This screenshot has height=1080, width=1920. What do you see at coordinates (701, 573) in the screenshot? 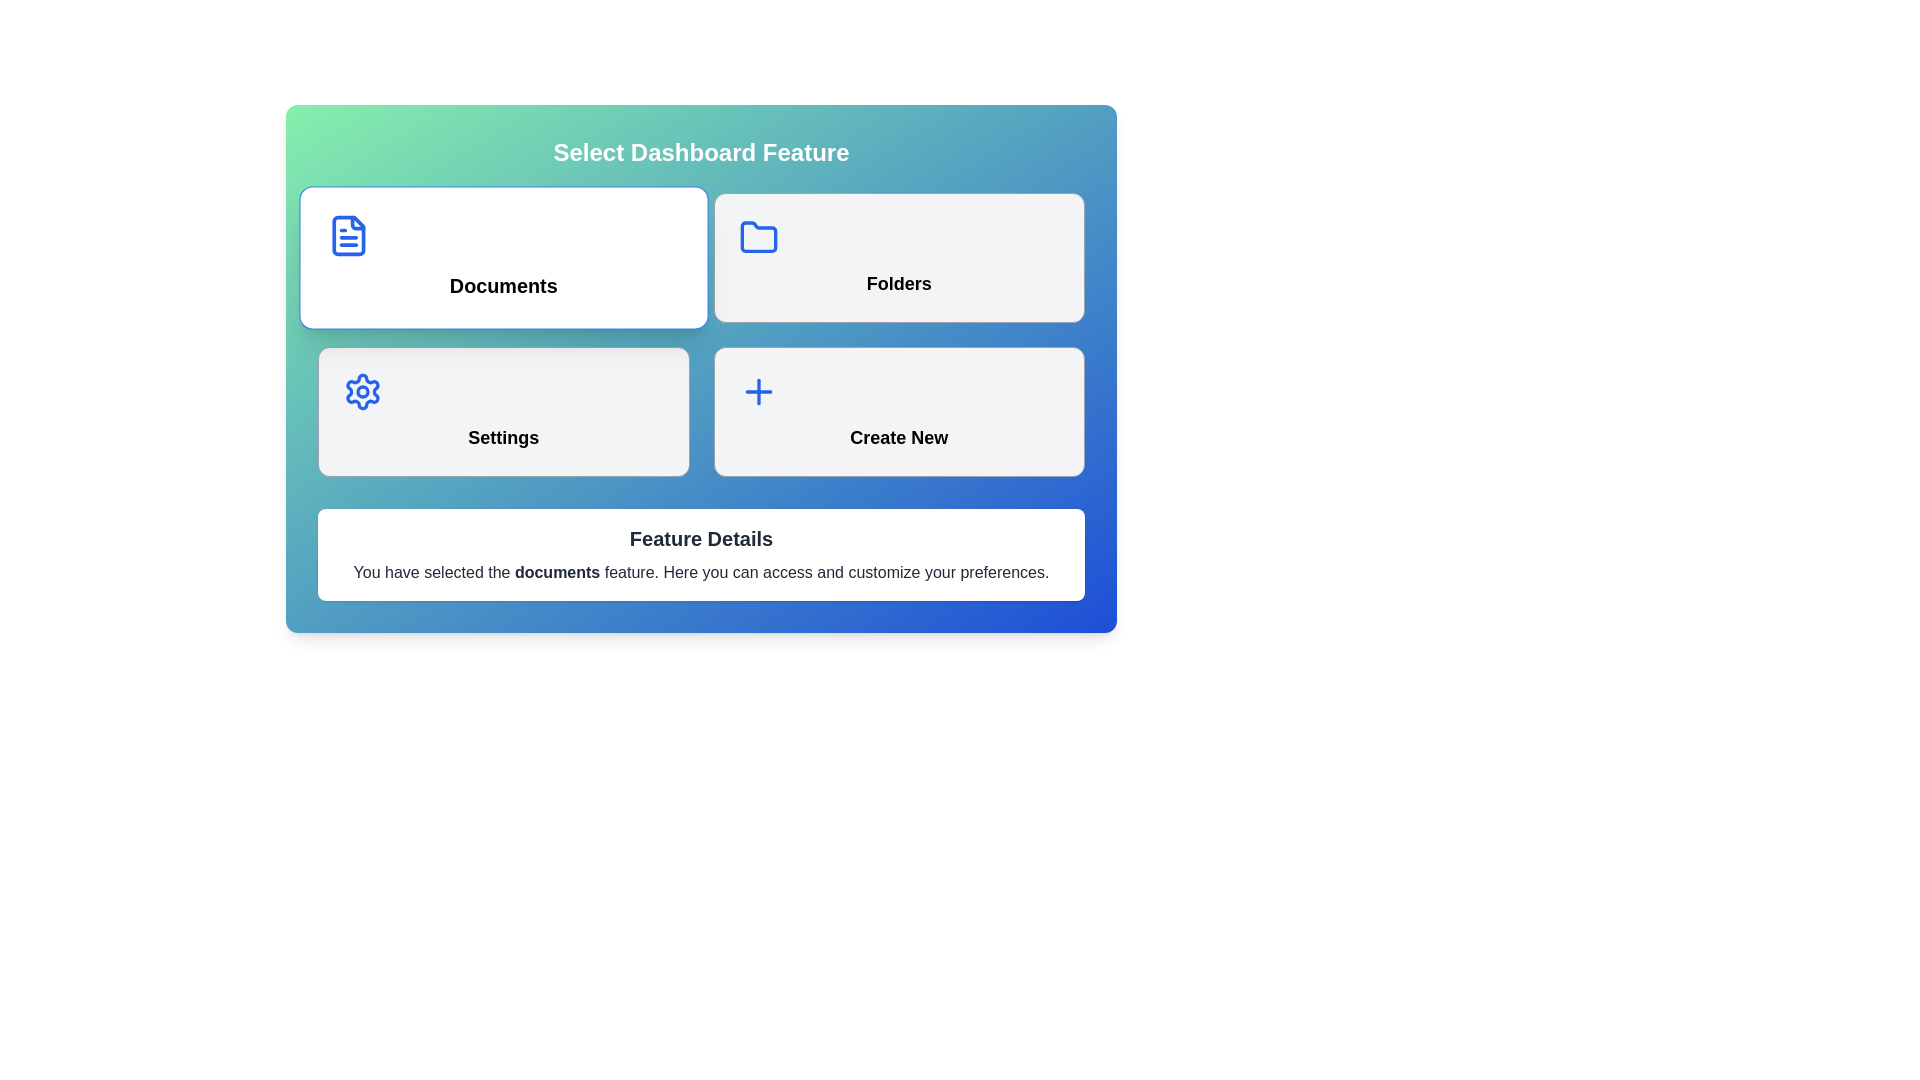
I see `the informational Text Label for the 'documents' feature located in the lower white section of the 'Feature Details' panel, which is the second element below the bold title` at bounding box center [701, 573].